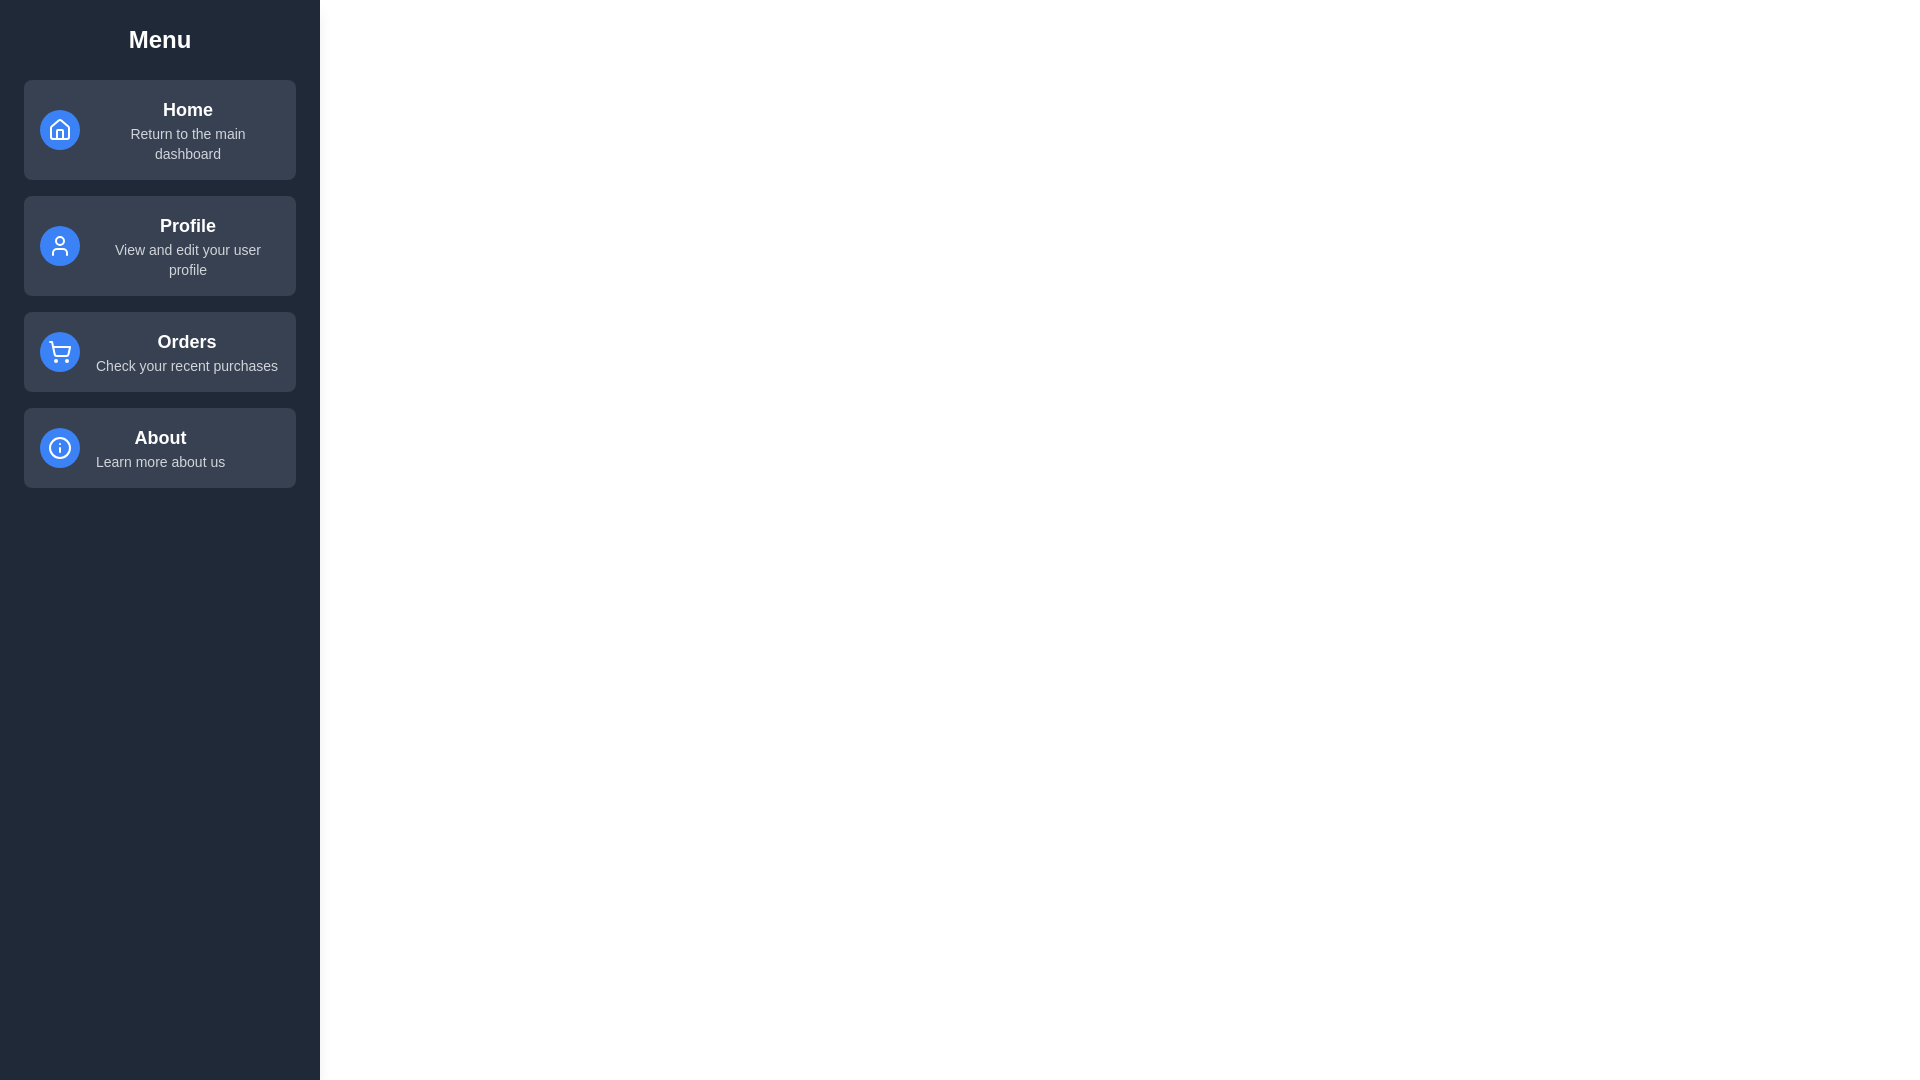 The image size is (1920, 1080). I want to click on the menu item labeled Profile to select it, so click(158, 245).